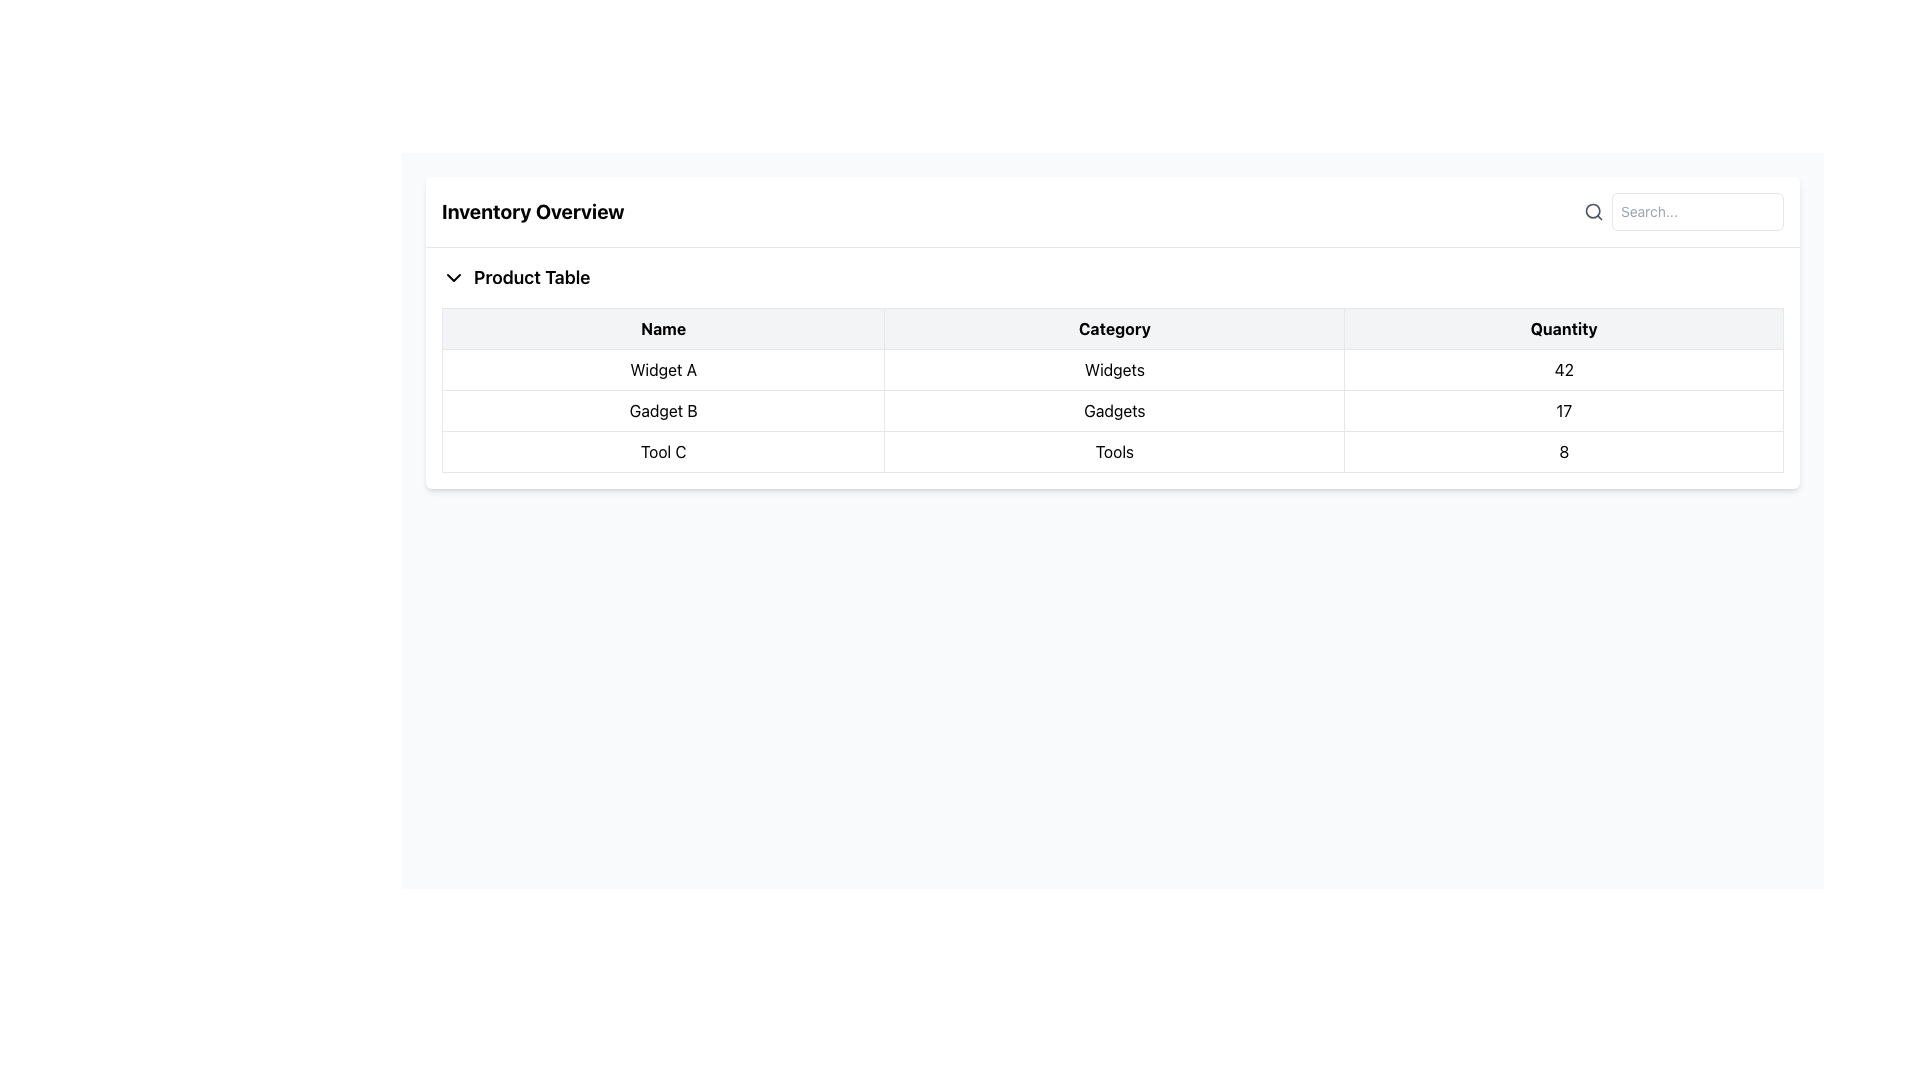 The height and width of the screenshot is (1080, 1920). What do you see at coordinates (1563, 327) in the screenshot?
I see `the 'Quantity' text label, which is the third element in the header row of a table, displaying bold, black font on a light gray background` at bounding box center [1563, 327].